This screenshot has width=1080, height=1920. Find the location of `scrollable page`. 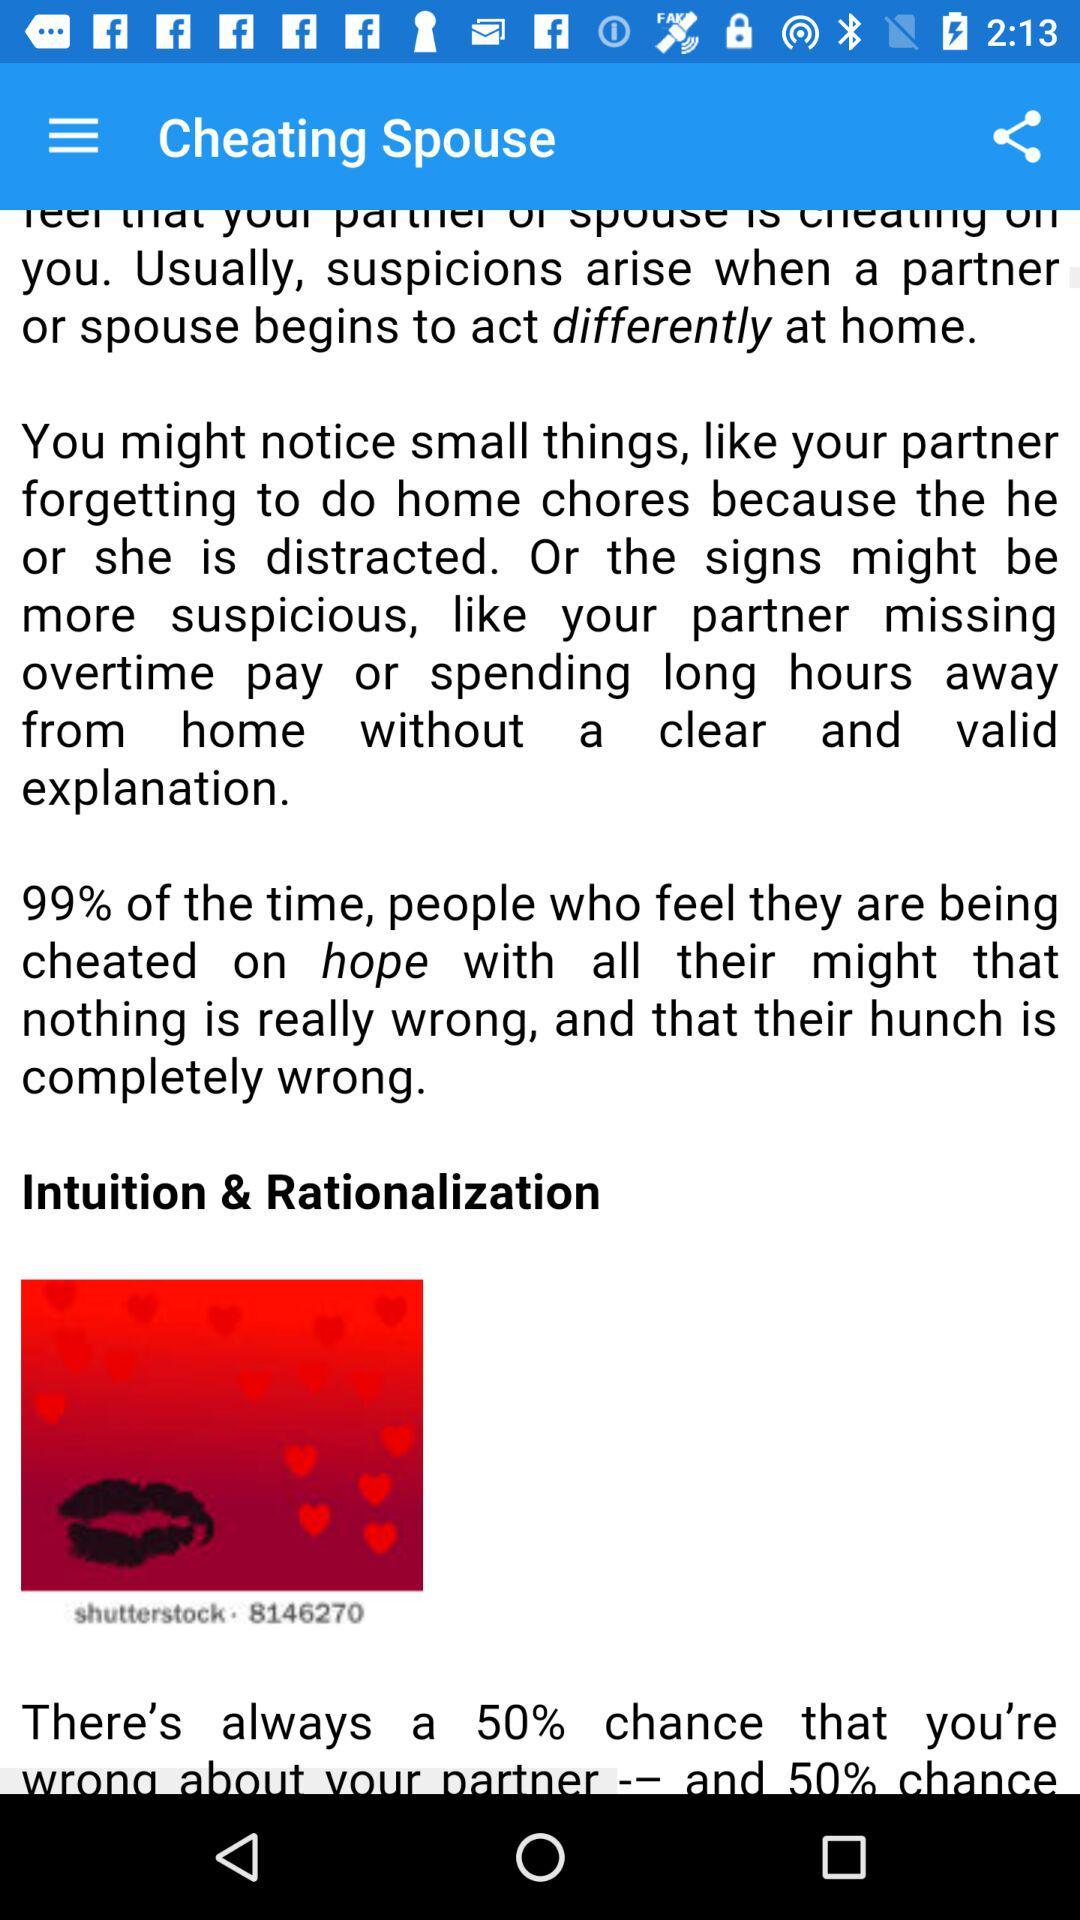

scrollable page is located at coordinates (540, 1002).